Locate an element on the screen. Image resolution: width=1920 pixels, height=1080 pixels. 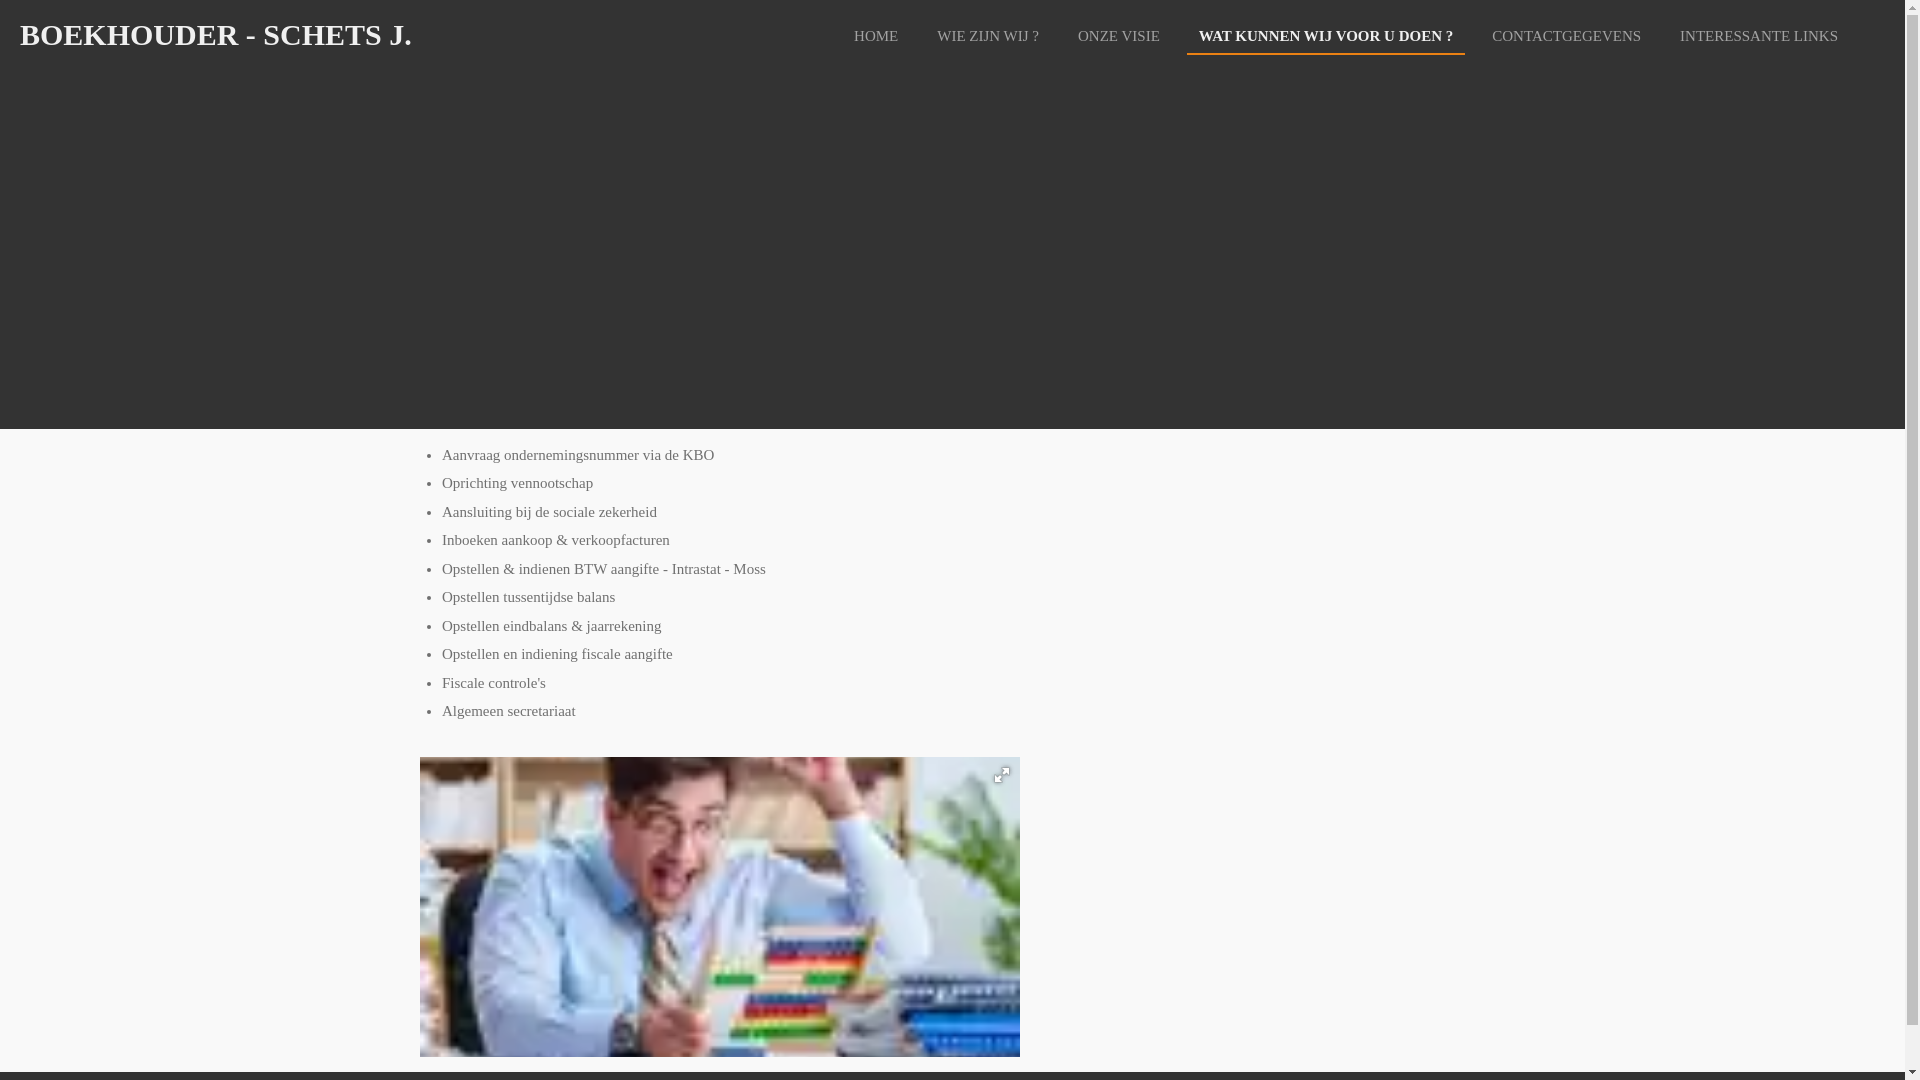
'BOEKHOUDER - SCHETS J.' is located at coordinates (216, 34).